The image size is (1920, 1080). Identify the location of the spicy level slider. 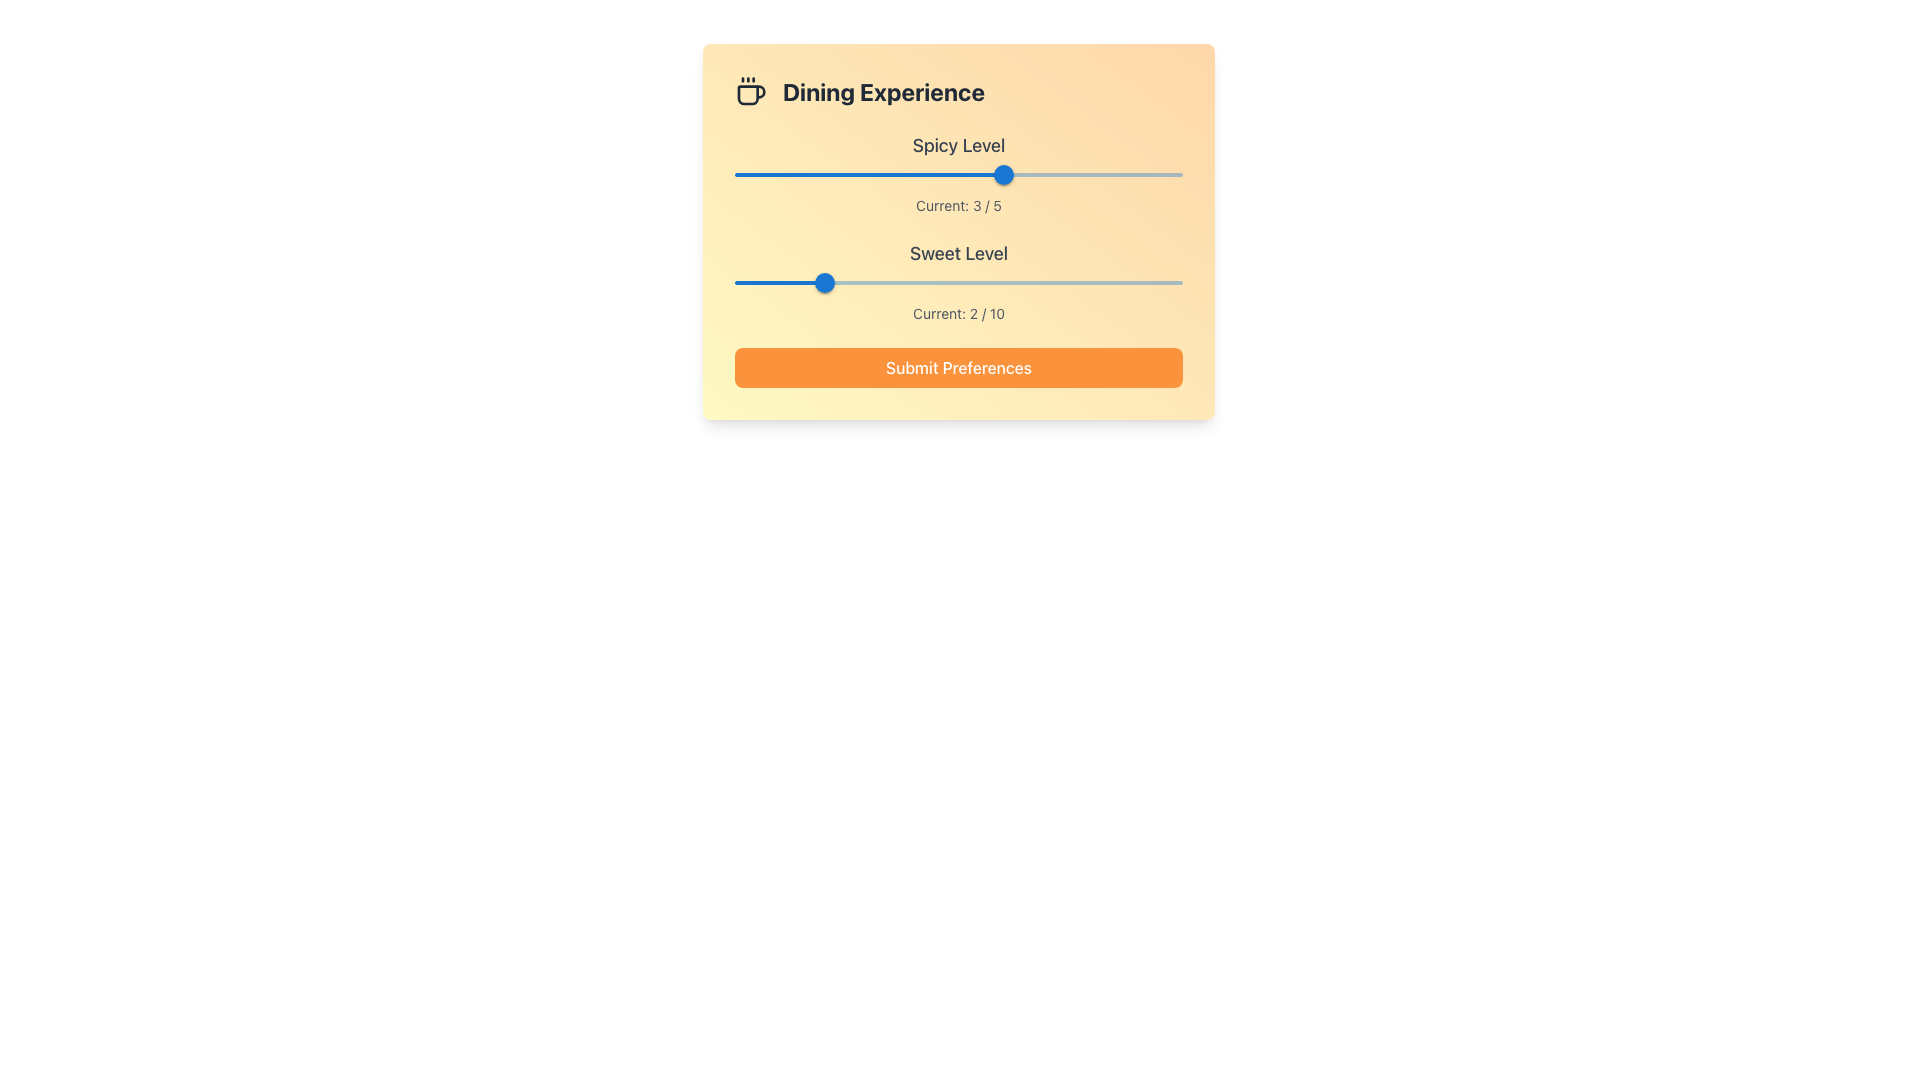
(960, 173).